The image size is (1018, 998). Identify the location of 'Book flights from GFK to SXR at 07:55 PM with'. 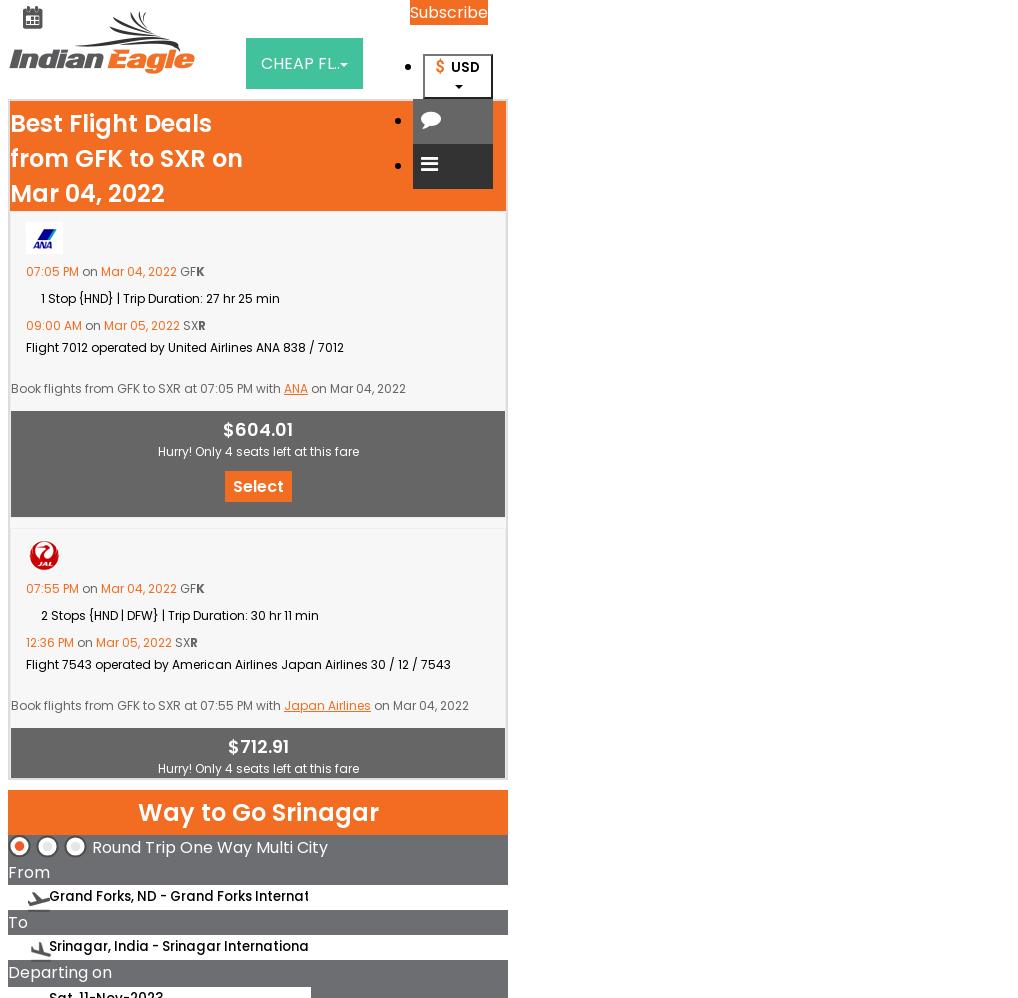
(146, 705).